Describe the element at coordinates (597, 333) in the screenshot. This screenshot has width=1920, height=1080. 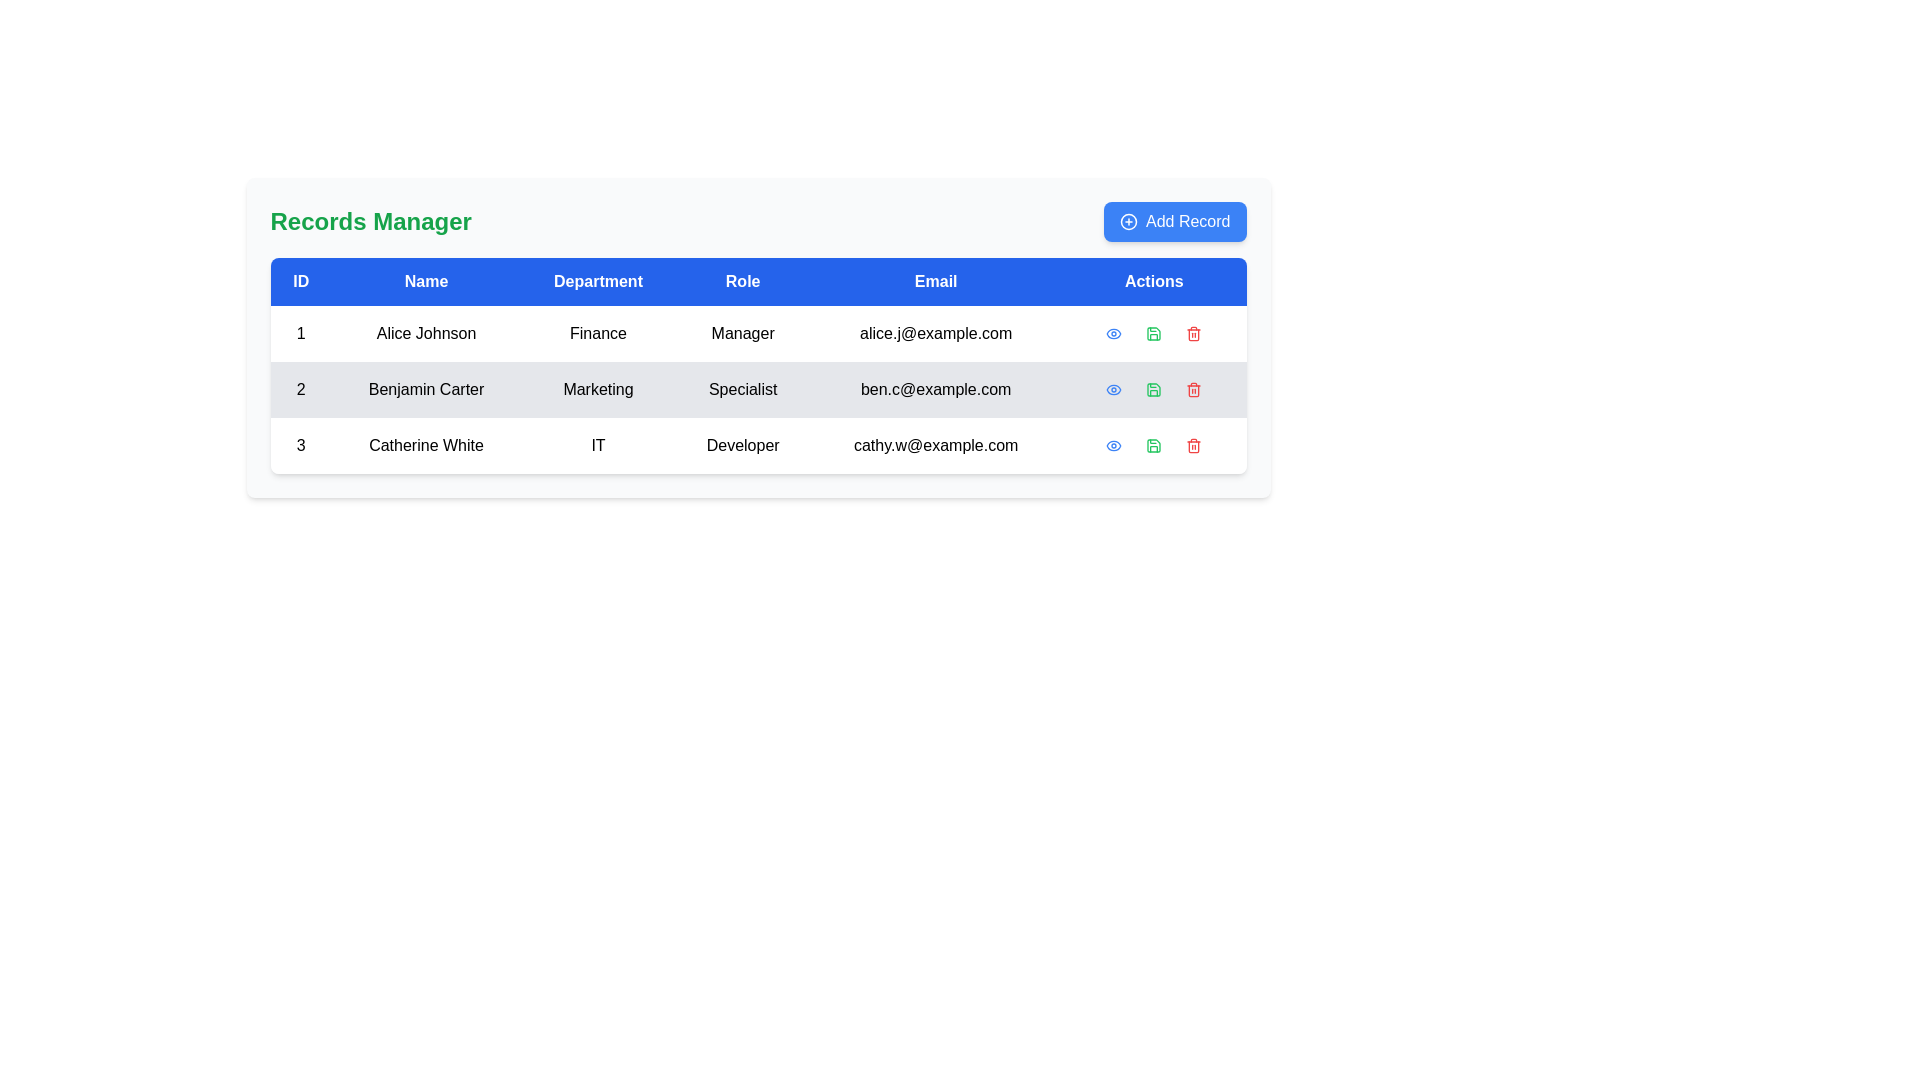
I see `the text label reading 'Finance' located in the third column of the first row of the main table under the 'Department' header, corresponding to the record for 'Alice Johnson.'` at that location.